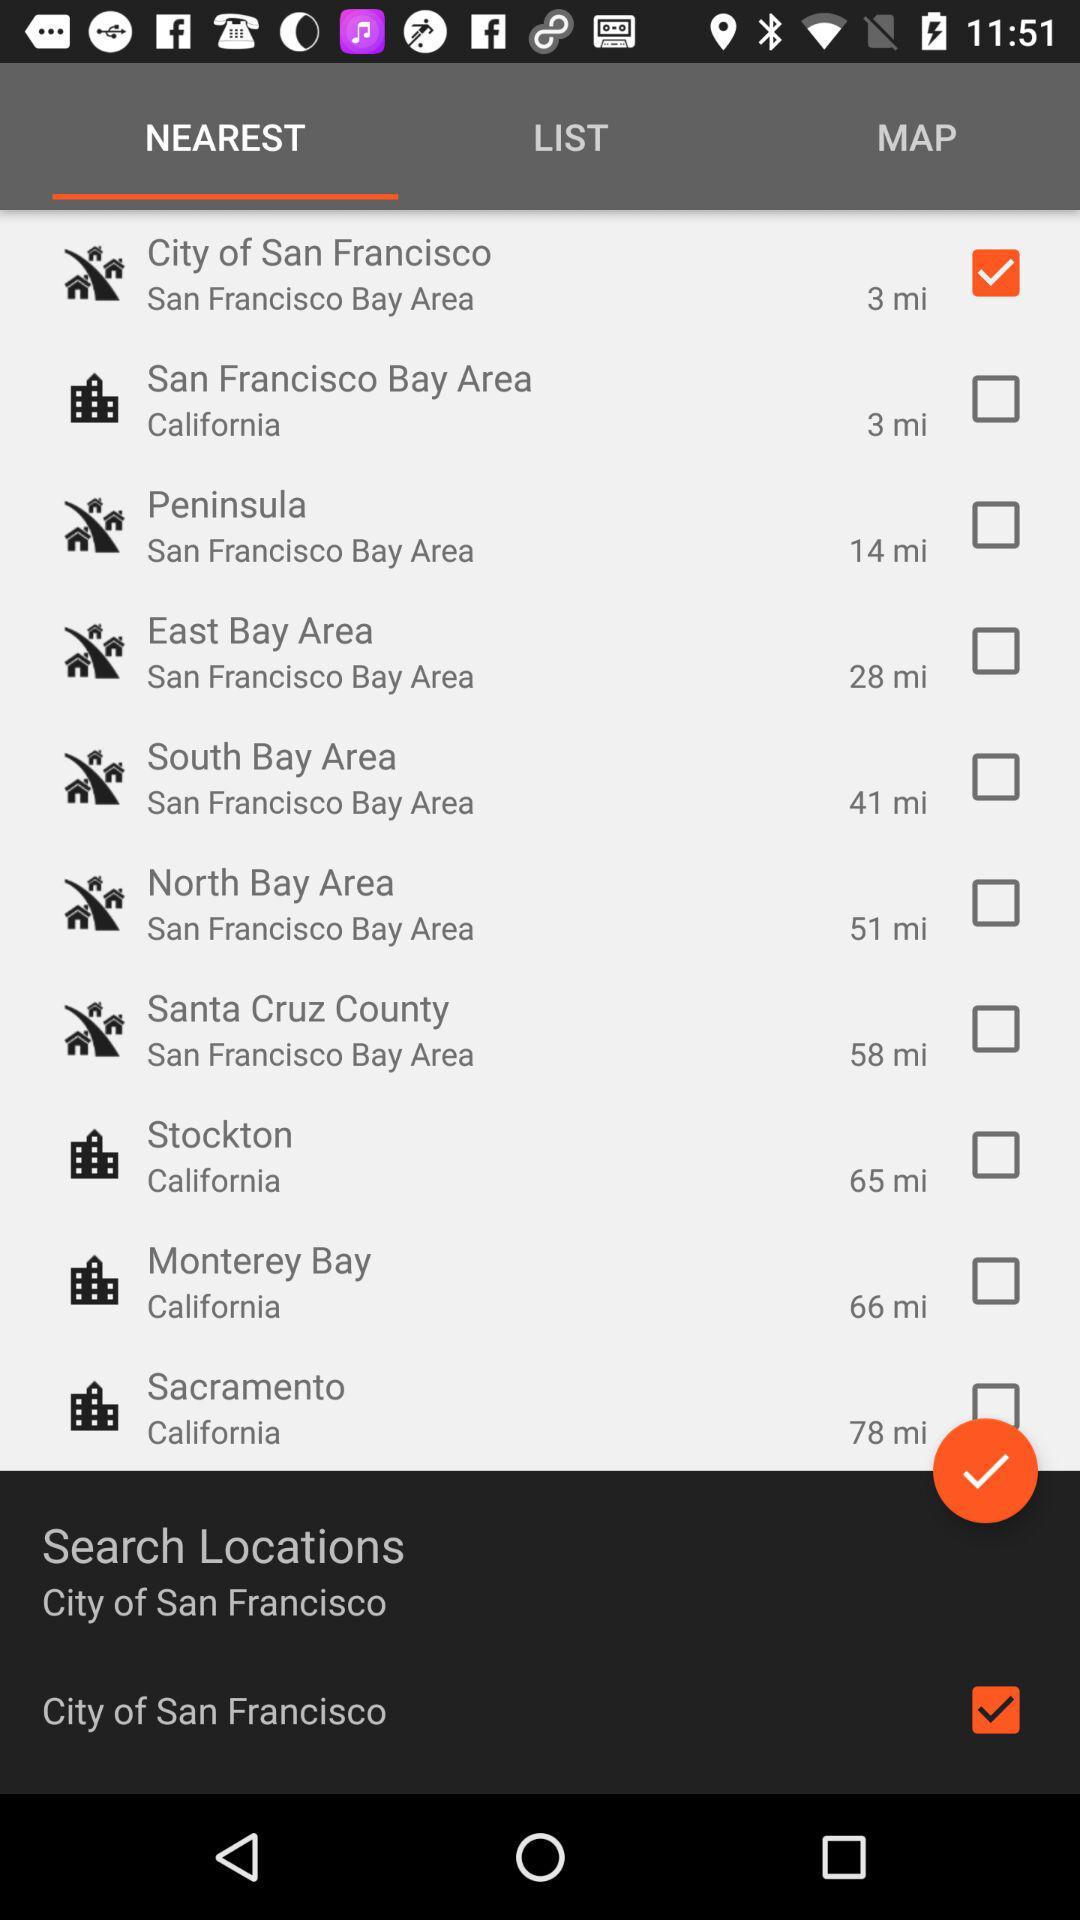  I want to click on selection box, so click(995, 776).